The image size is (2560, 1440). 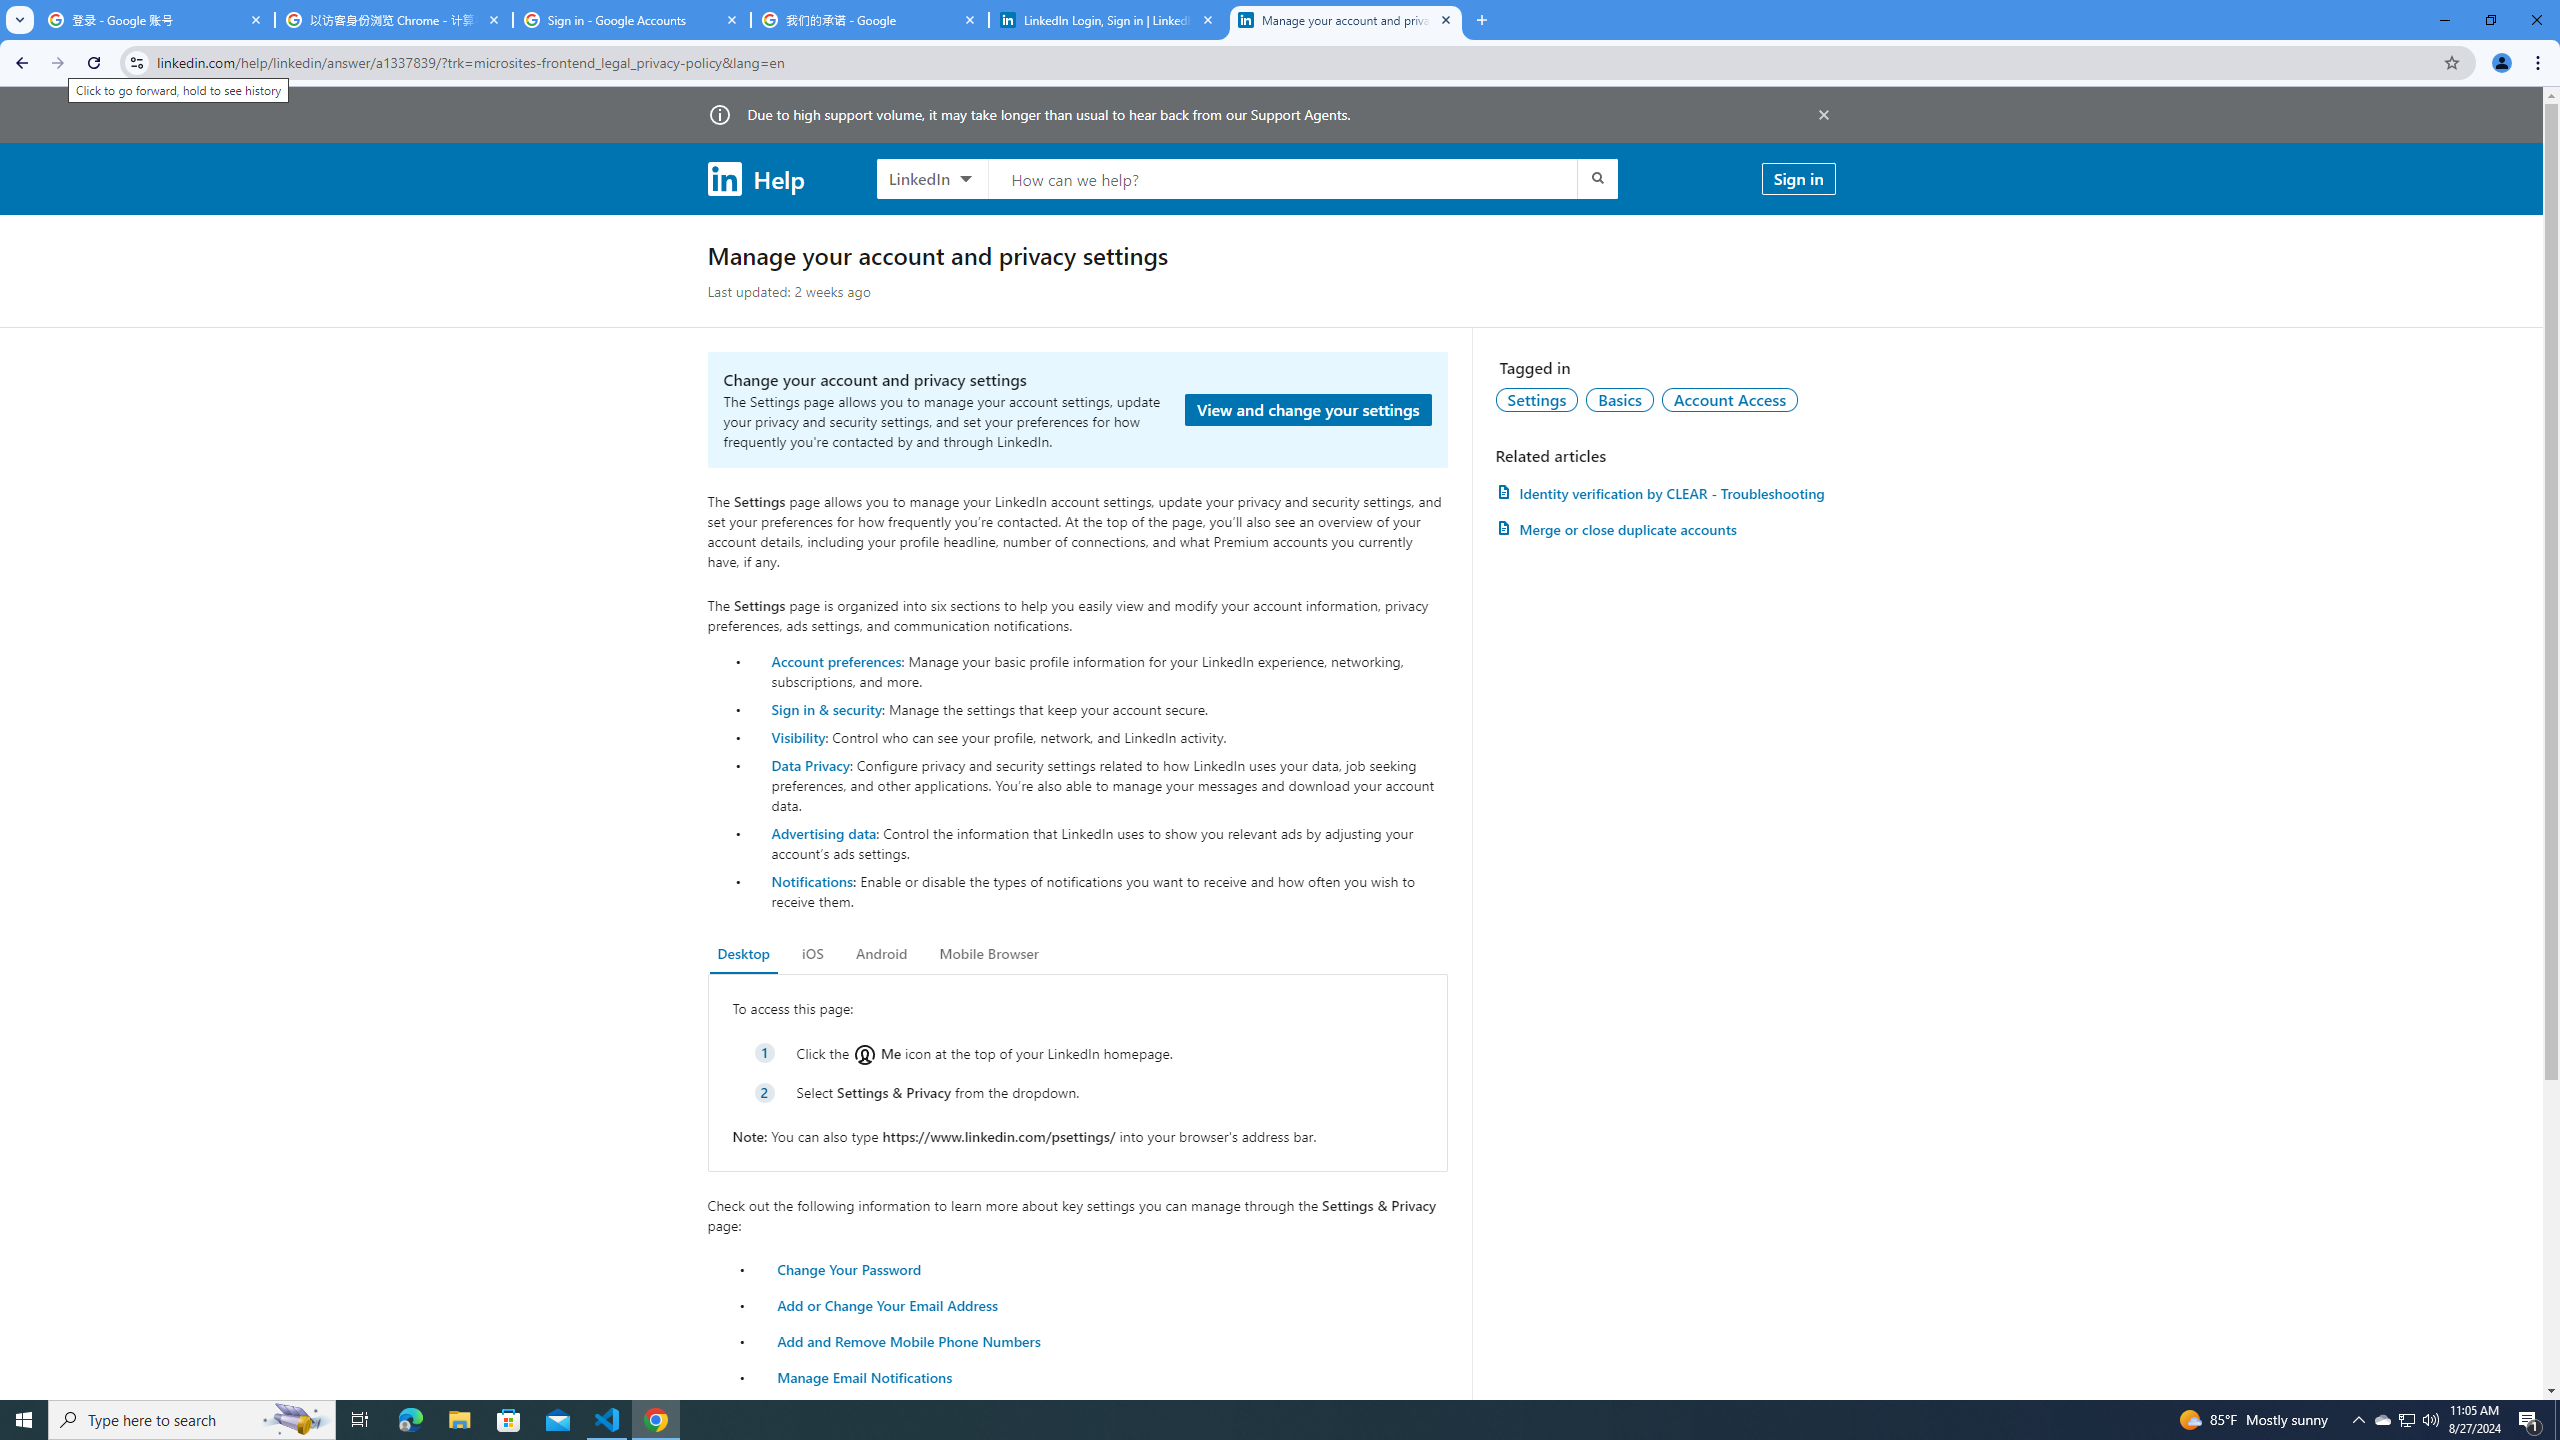 What do you see at coordinates (1664, 528) in the screenshot?
I see `'AutomationID: article-link-a1337200'` at bounding box center [1664, 528].